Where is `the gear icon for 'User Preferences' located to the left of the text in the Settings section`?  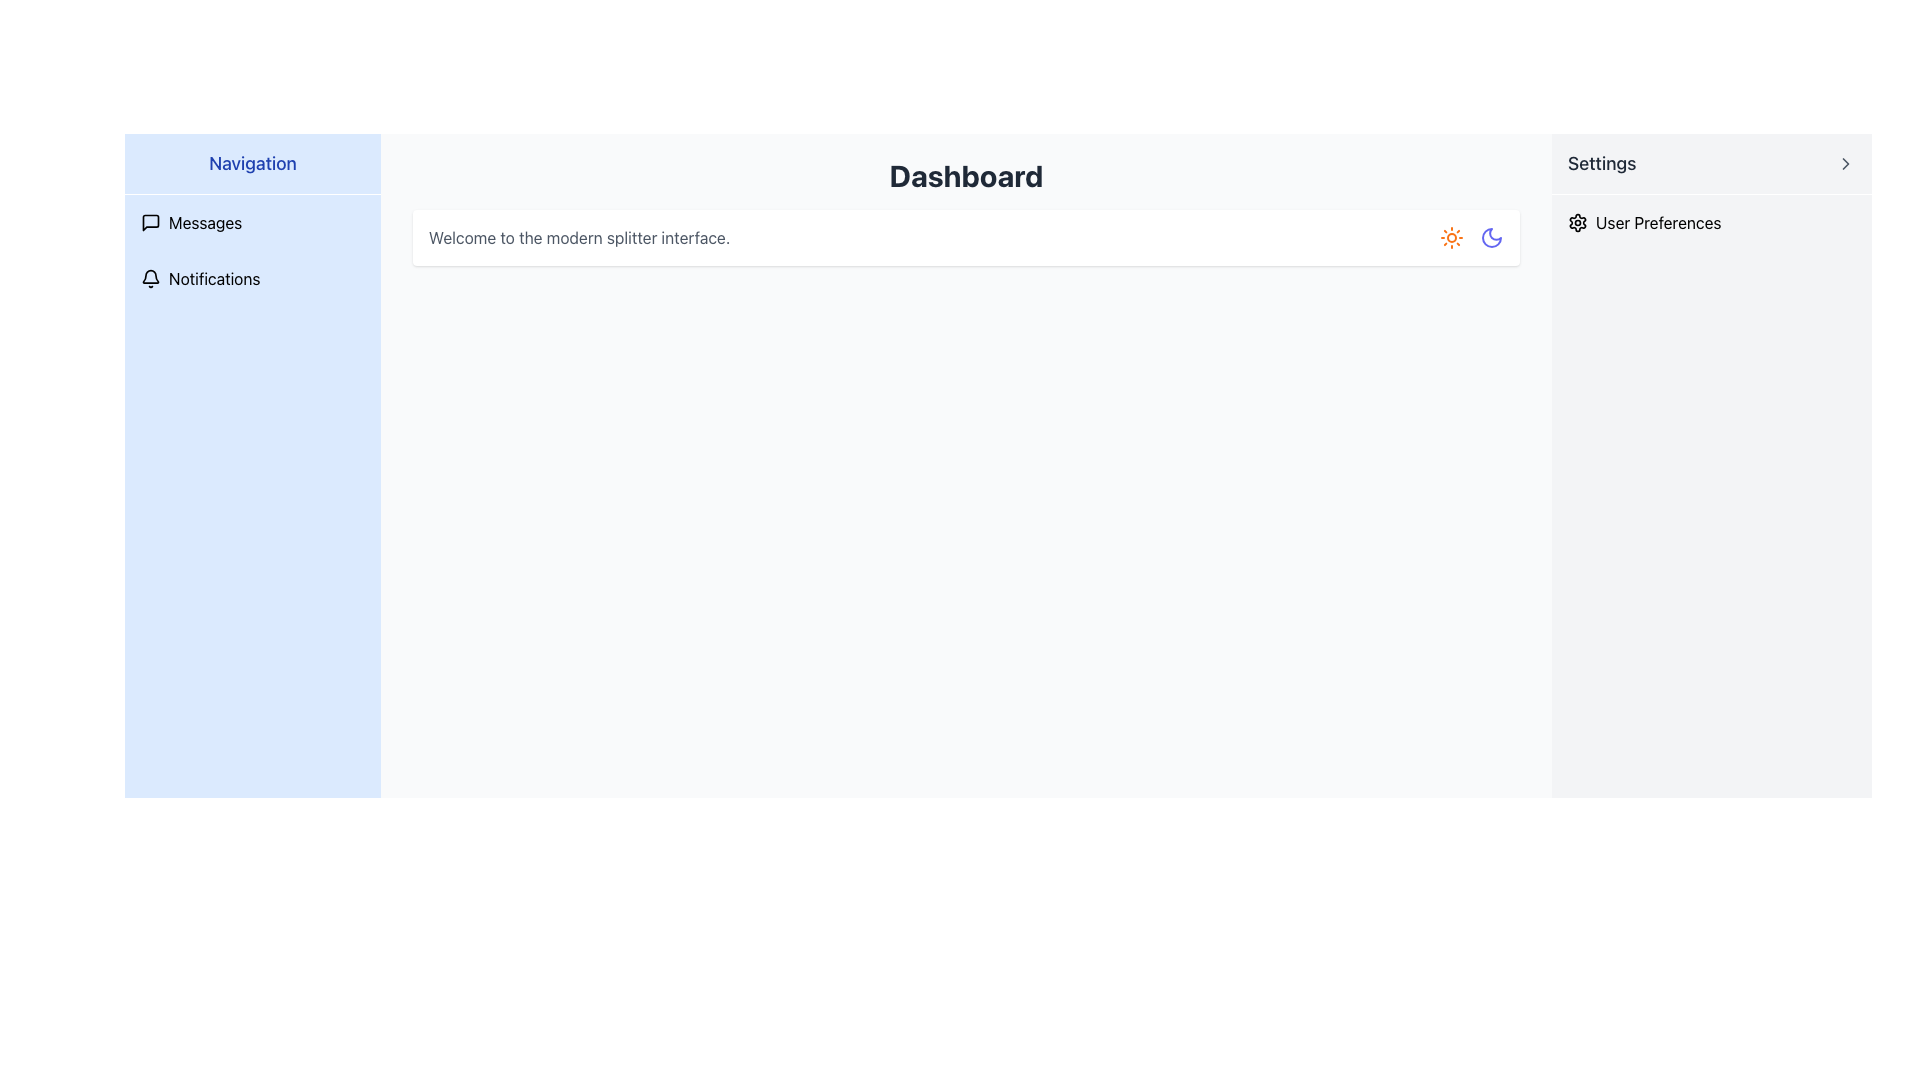 the gear icon for 'User Preferences' located to the left of the text in the Settings section is located at coordinates (1577, 223).